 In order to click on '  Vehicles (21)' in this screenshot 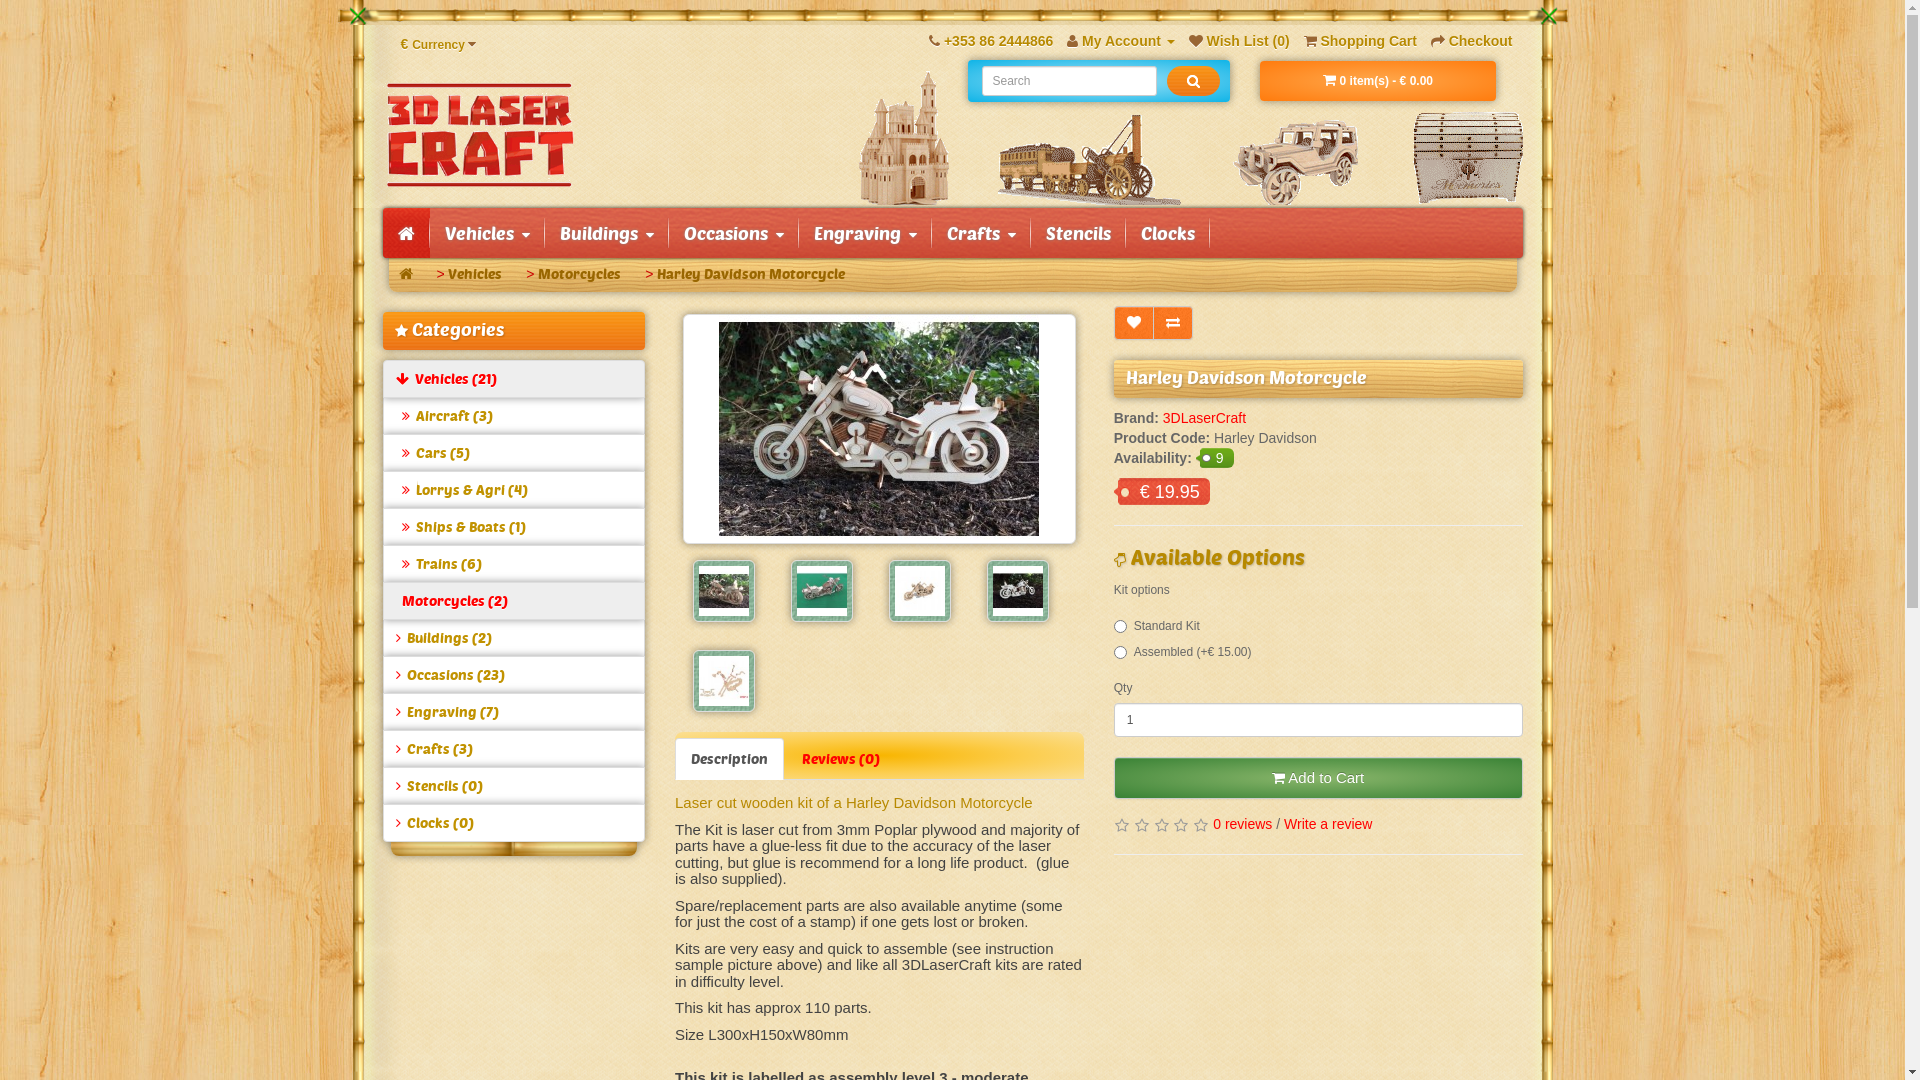, I will do `click(513, 378)`.